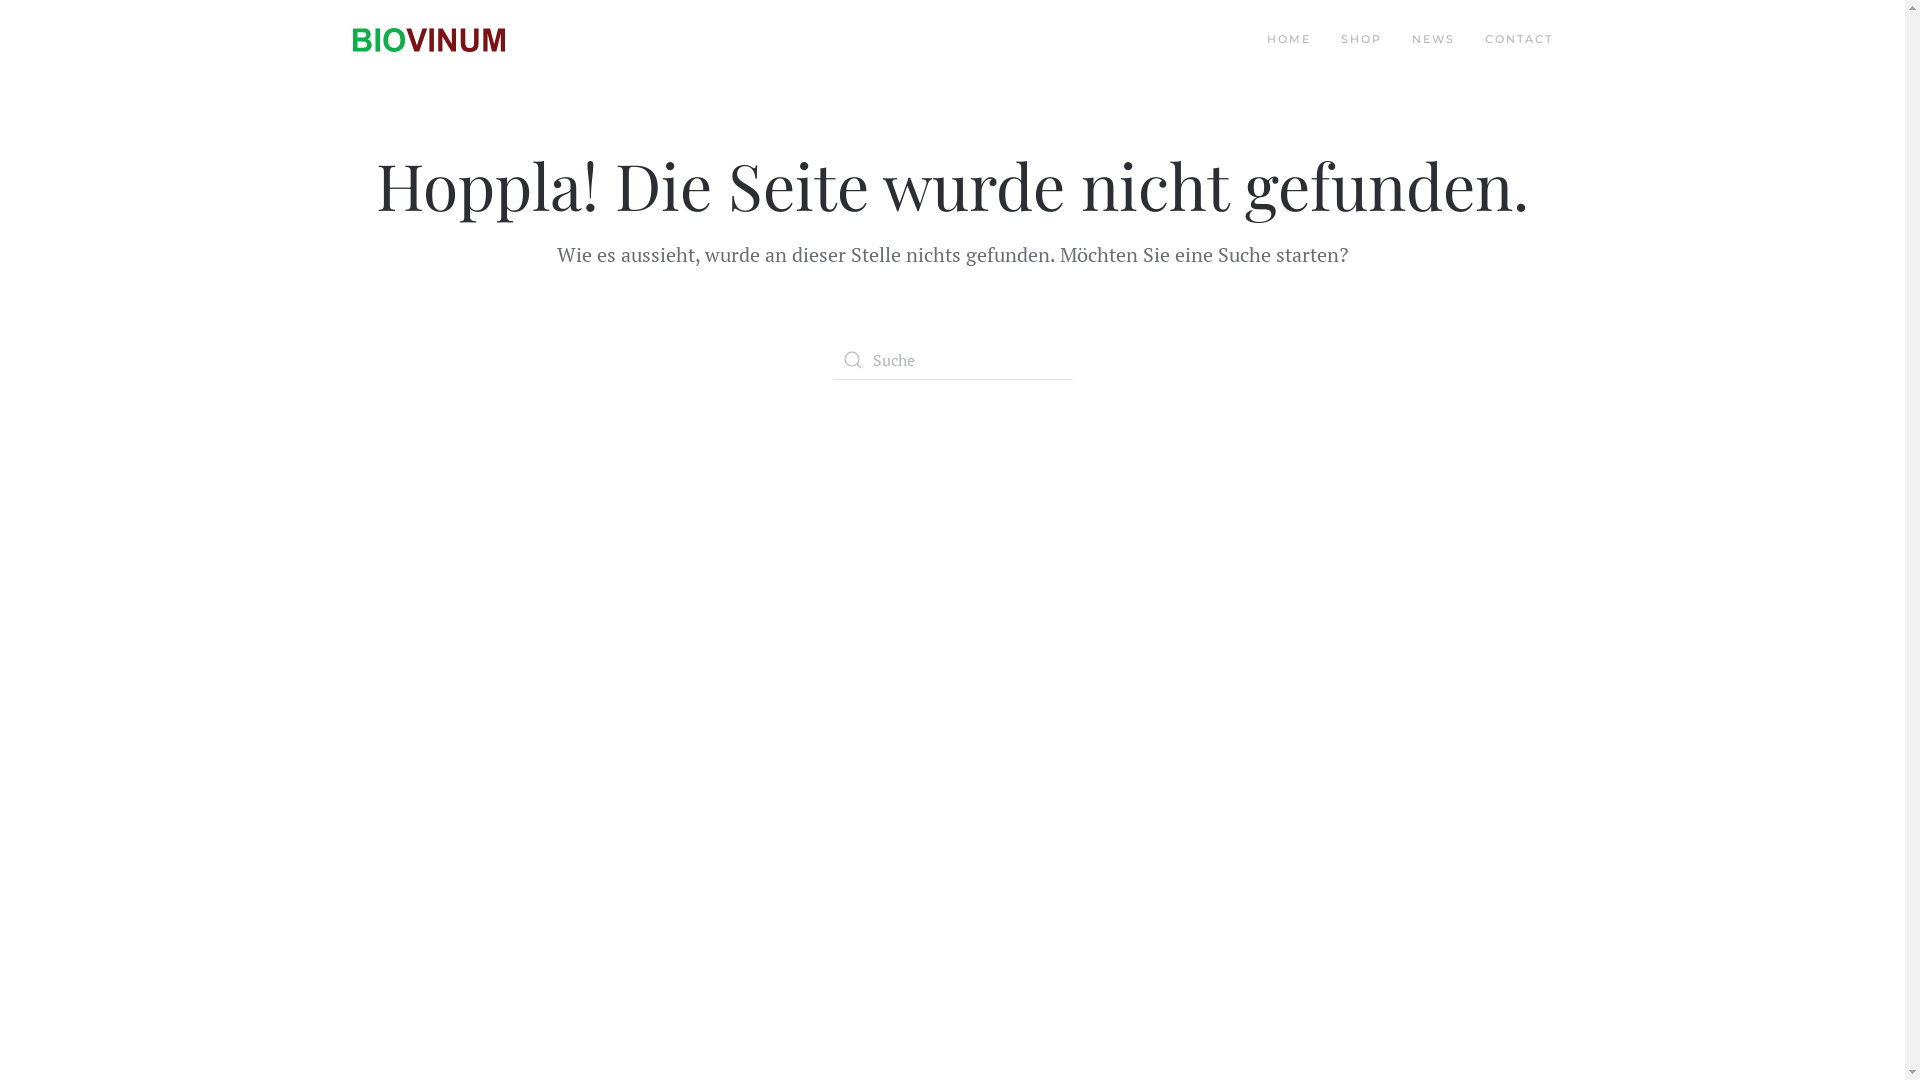 The image size is (1920, 1080). Describe the element at coordinates (1410, 39) in the screenshot. I see `'NEWS'` at that location.